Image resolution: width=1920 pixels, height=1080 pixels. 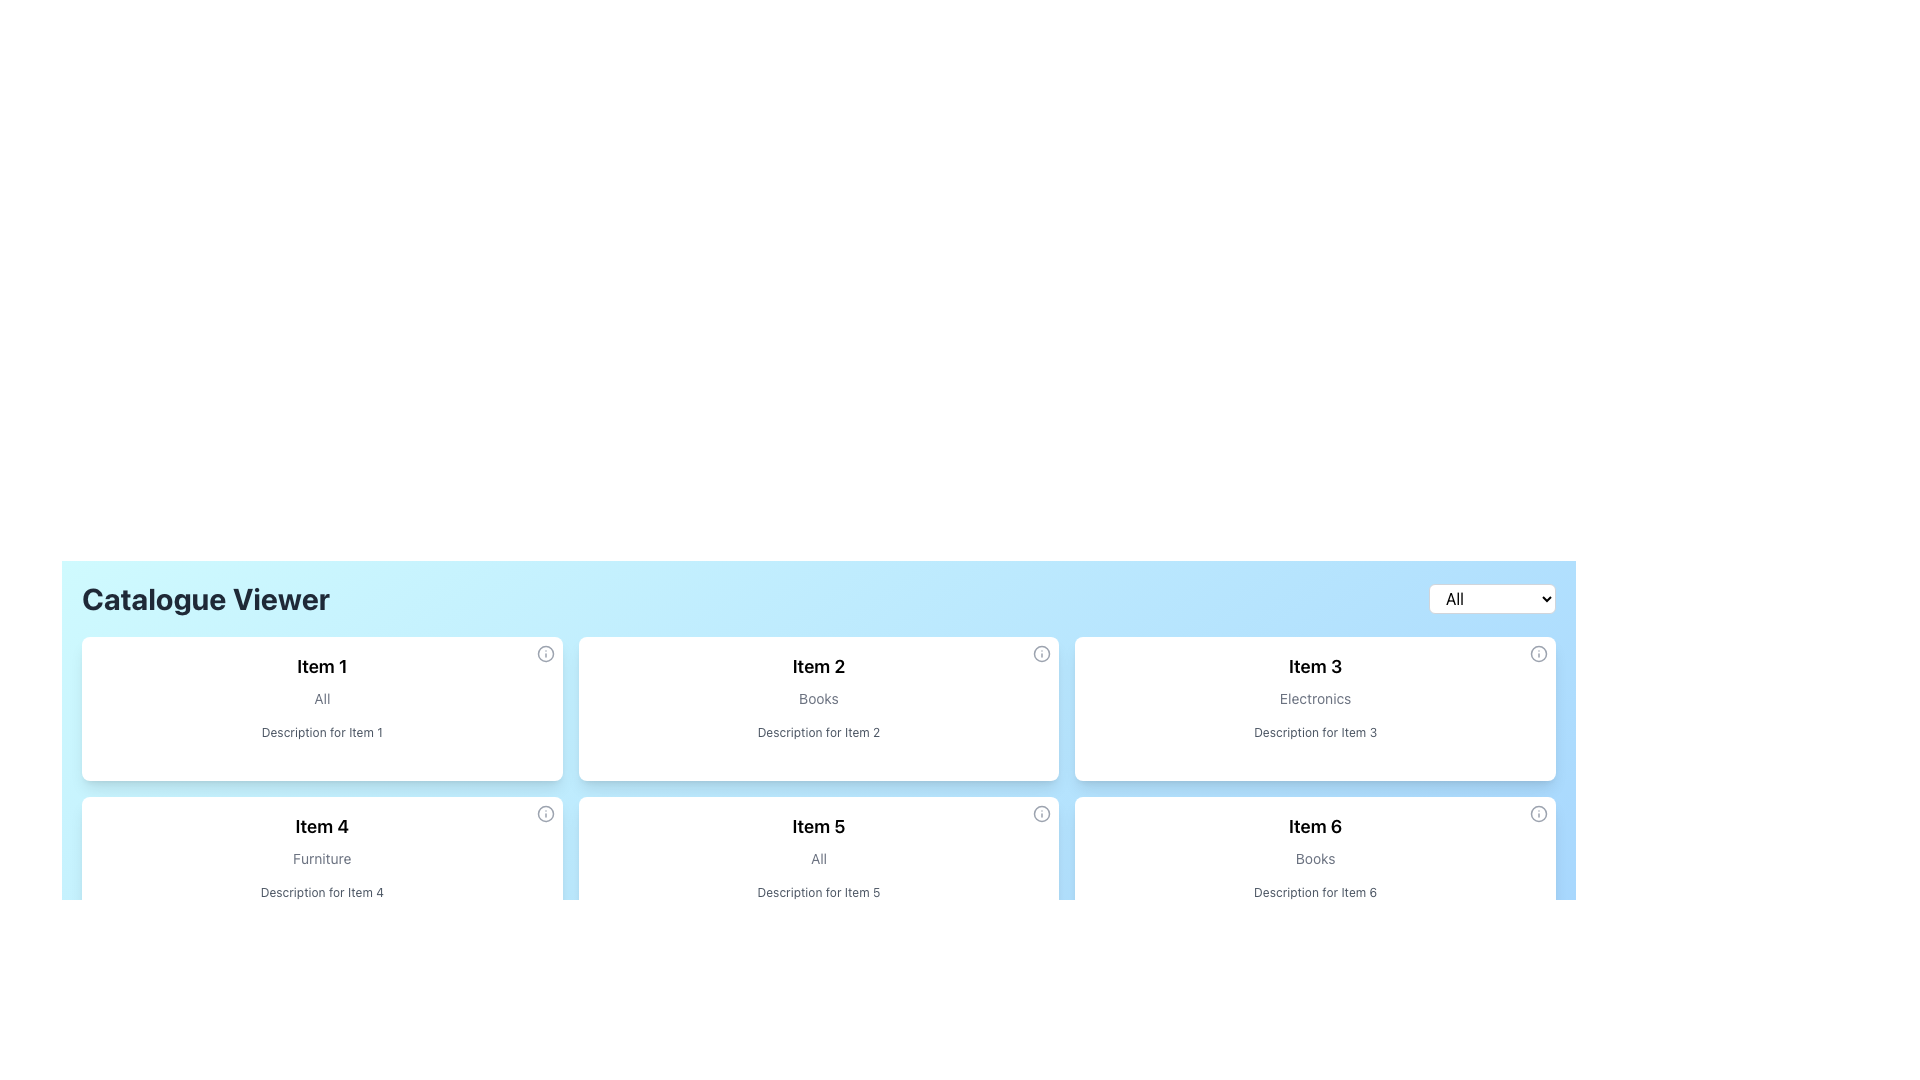 I want to click on the decorative circular vector graphic located in the top-right corner of the 'Item 1' card, which indicates its status or category, so click(x=545, y=654).